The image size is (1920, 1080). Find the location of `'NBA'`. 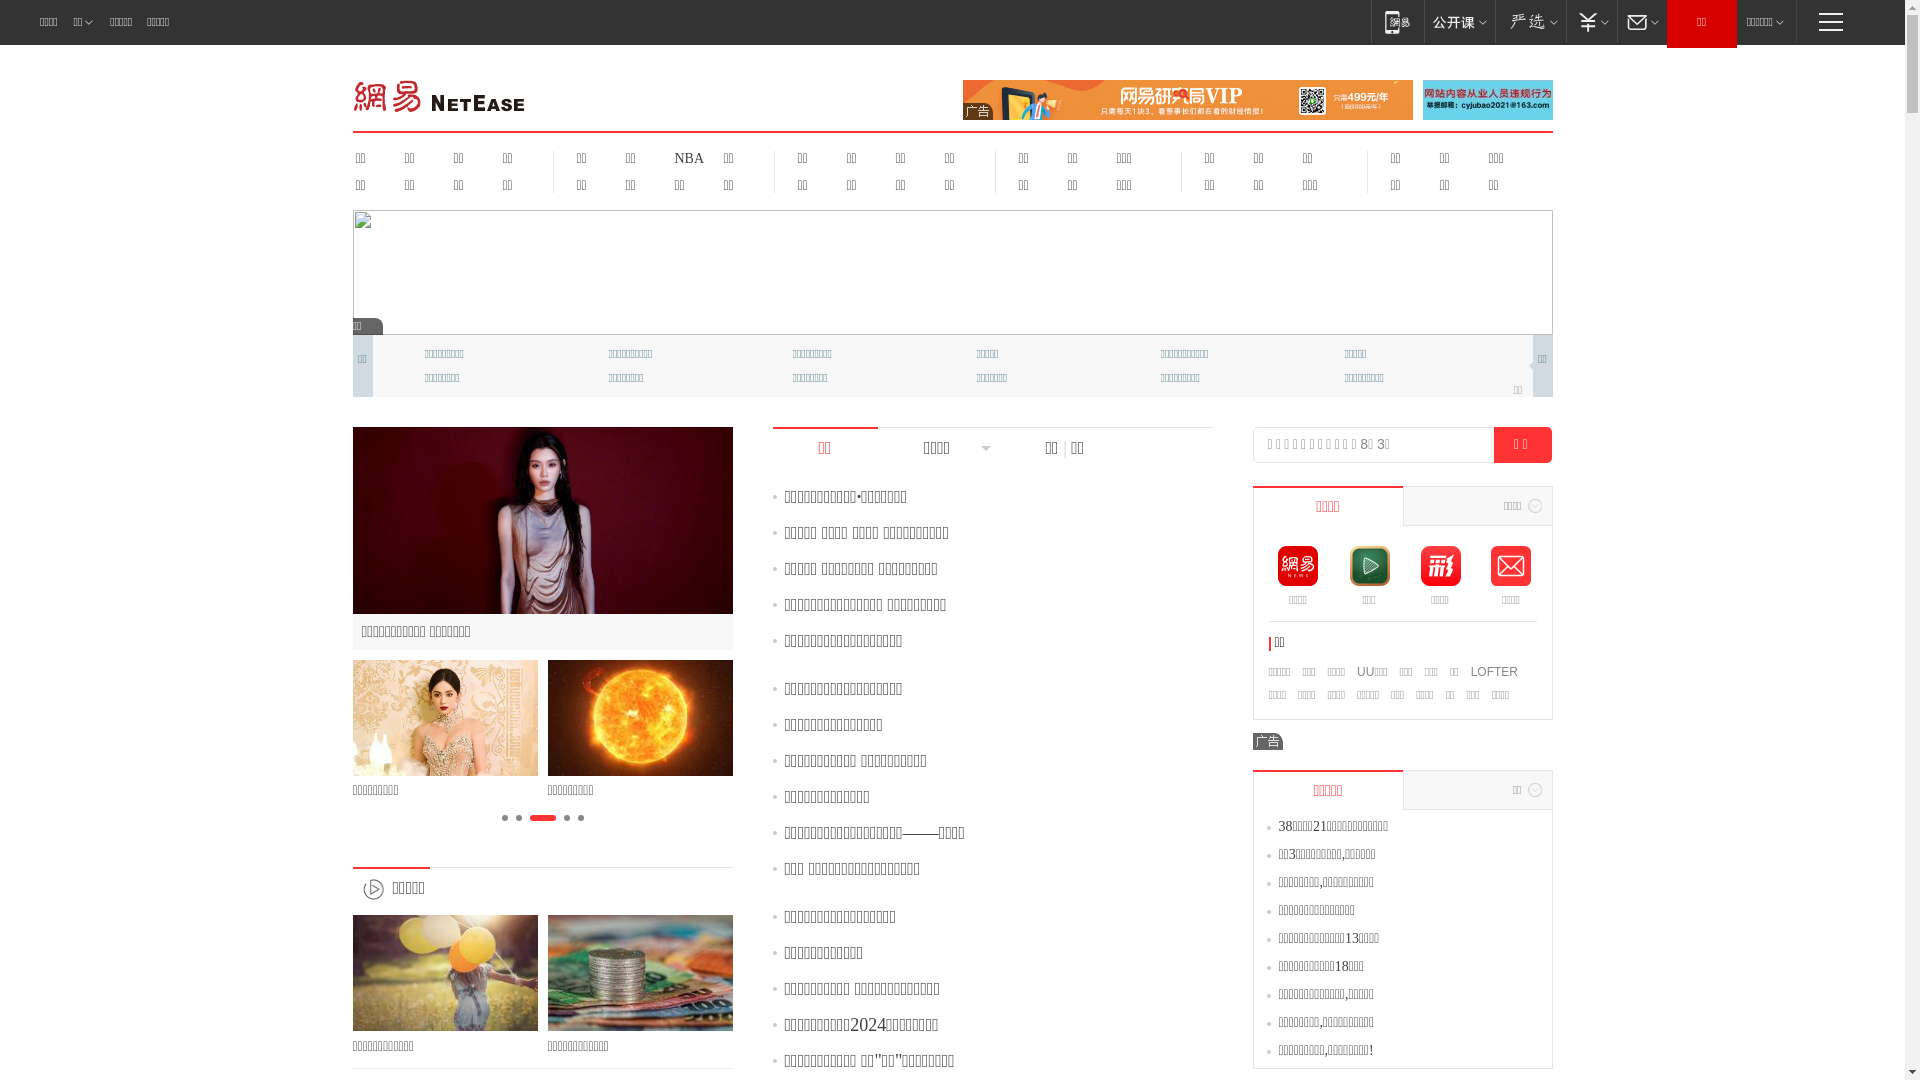

'NBA' is located at coordinates (662, 157).